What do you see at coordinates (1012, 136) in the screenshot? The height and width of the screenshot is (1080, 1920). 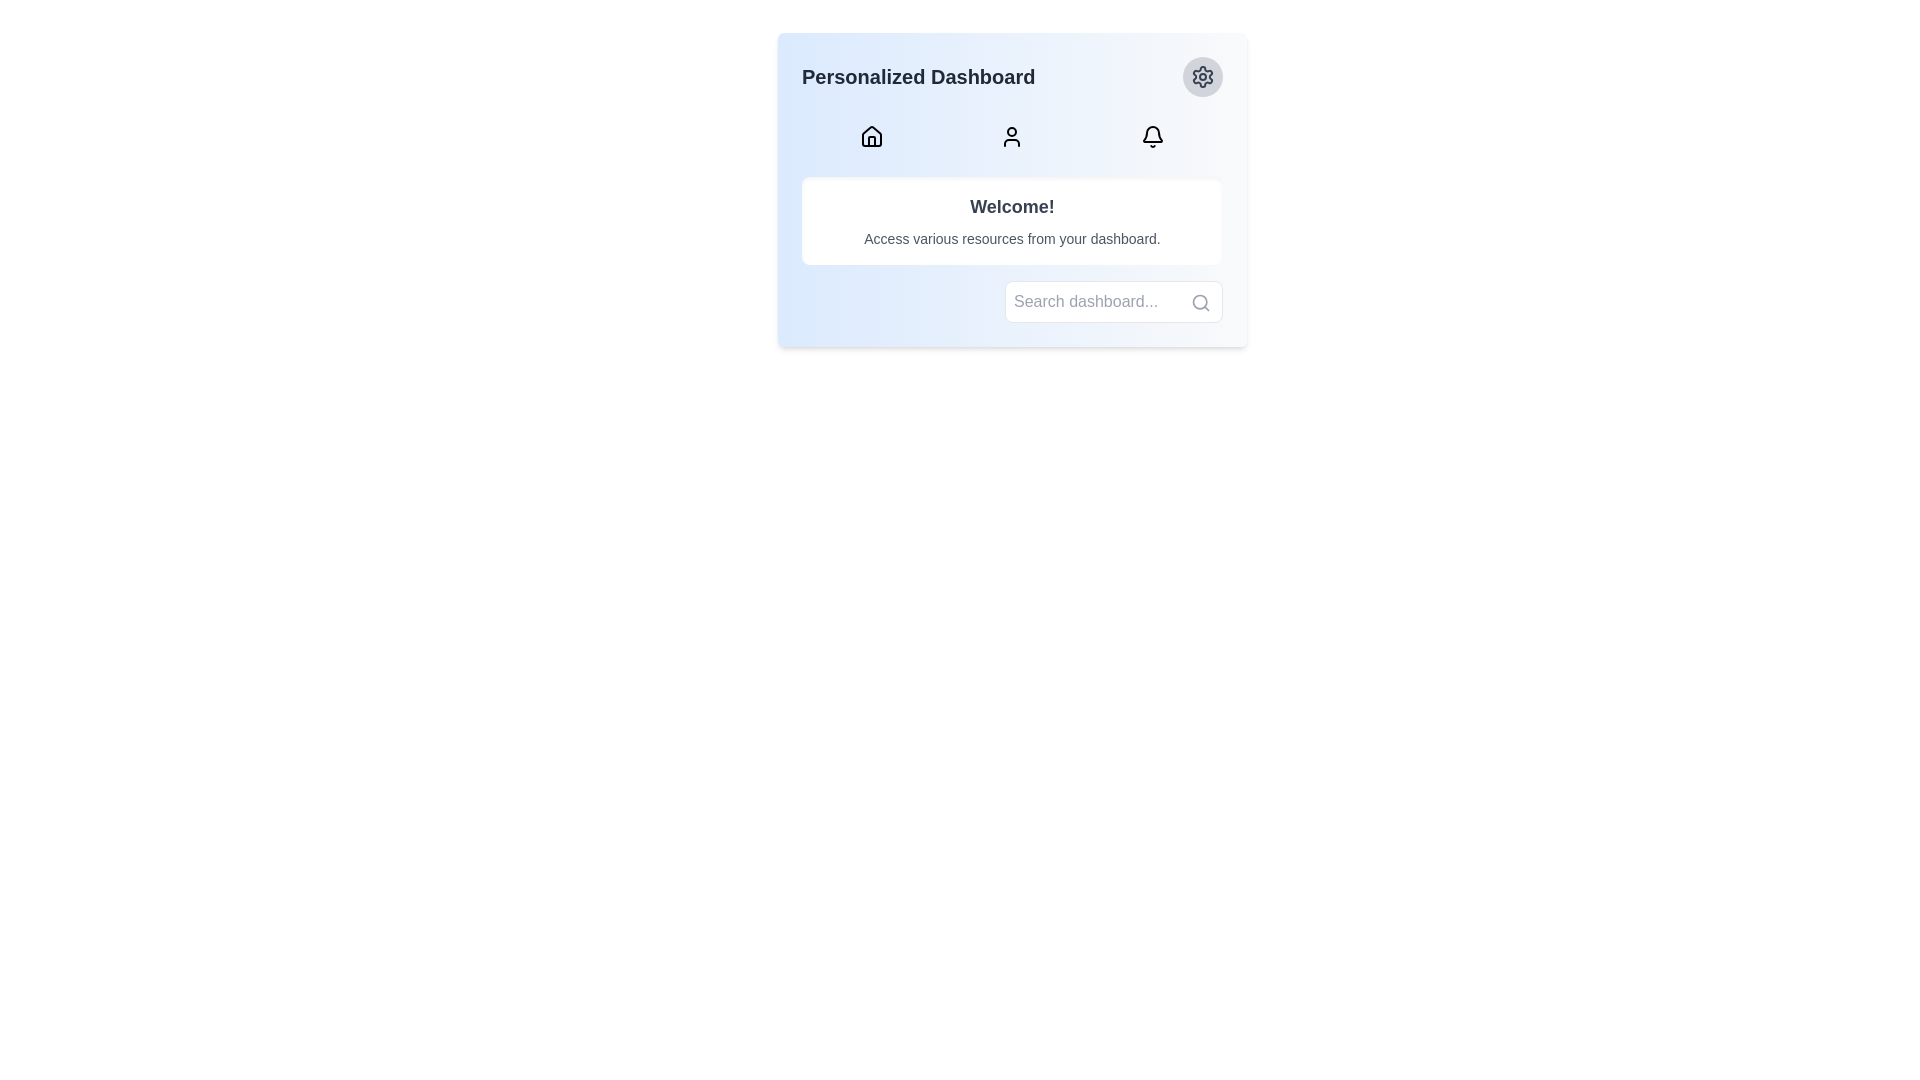 I see `the navigation bar icons for accessibility navigation` at bounding box center [1012, 136].